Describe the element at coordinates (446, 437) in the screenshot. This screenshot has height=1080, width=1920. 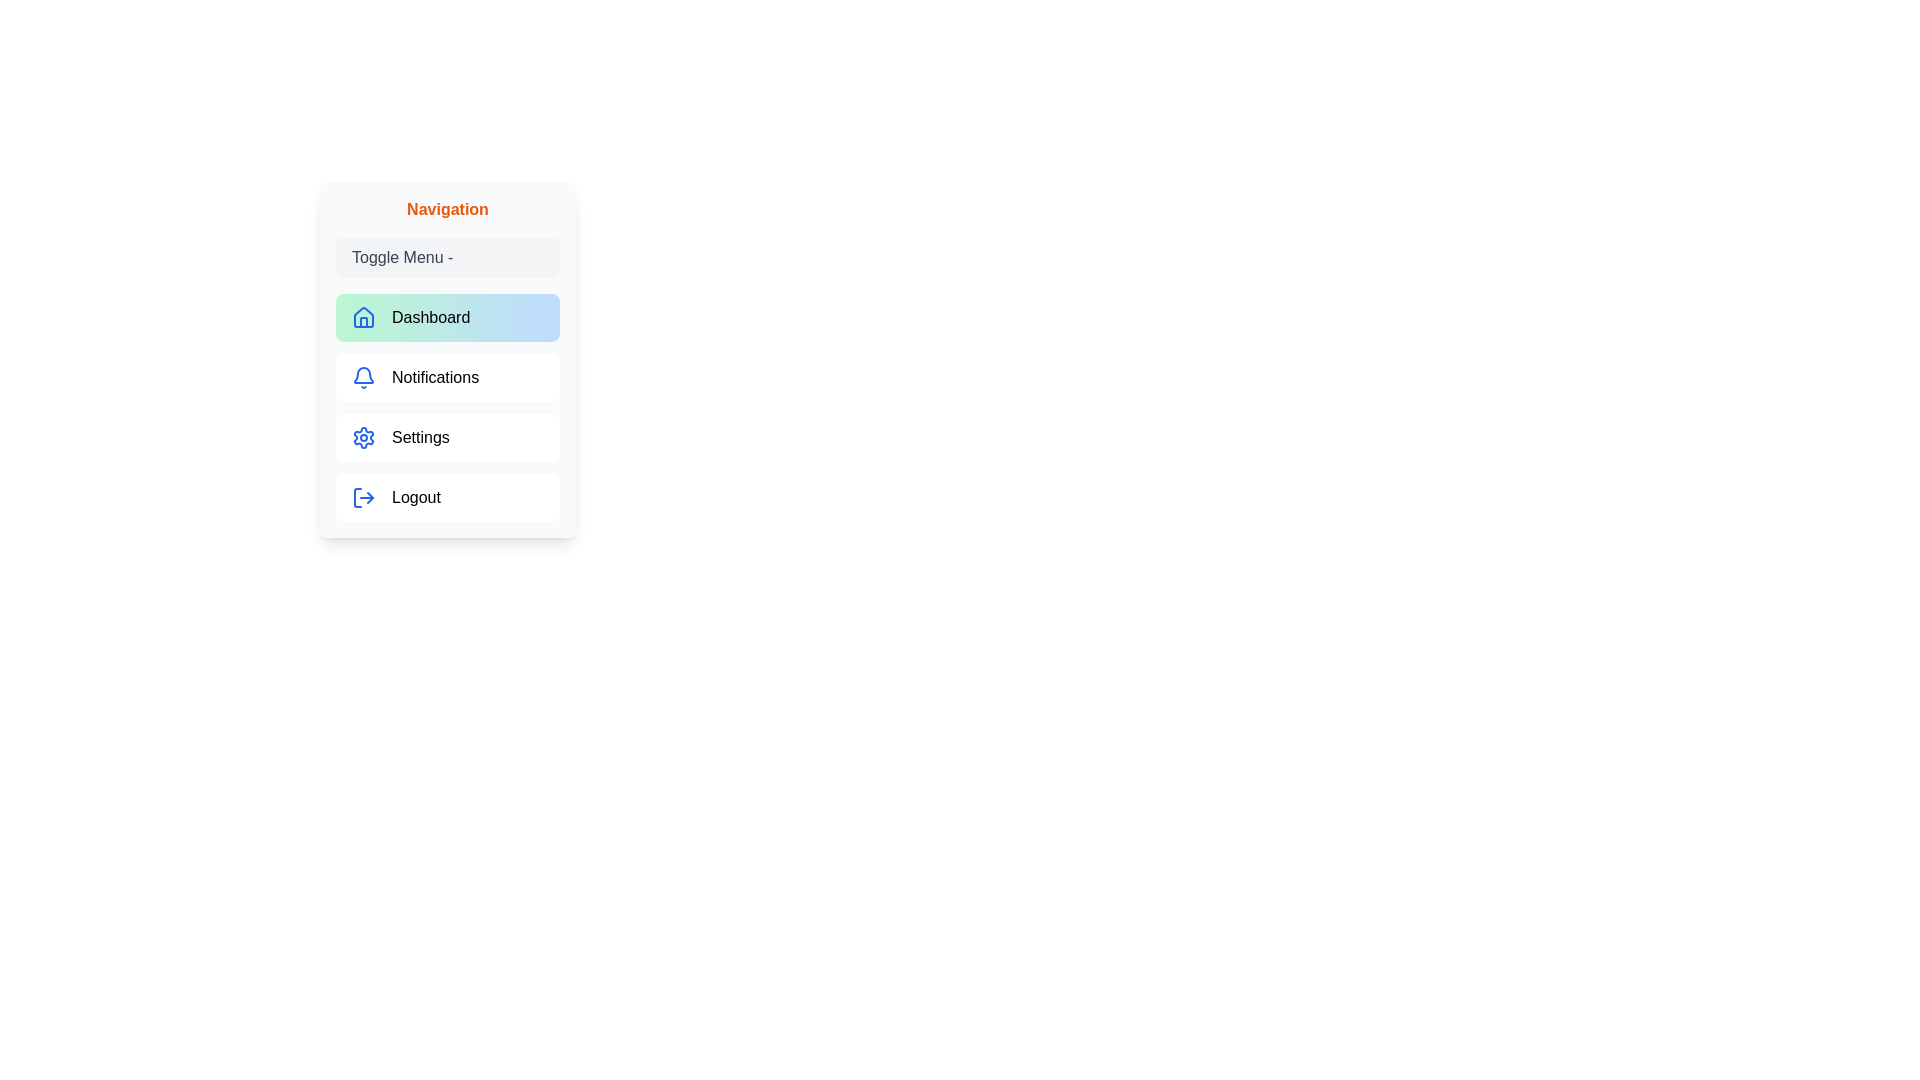
I see `the navigation item Settings from the menu` at that location.